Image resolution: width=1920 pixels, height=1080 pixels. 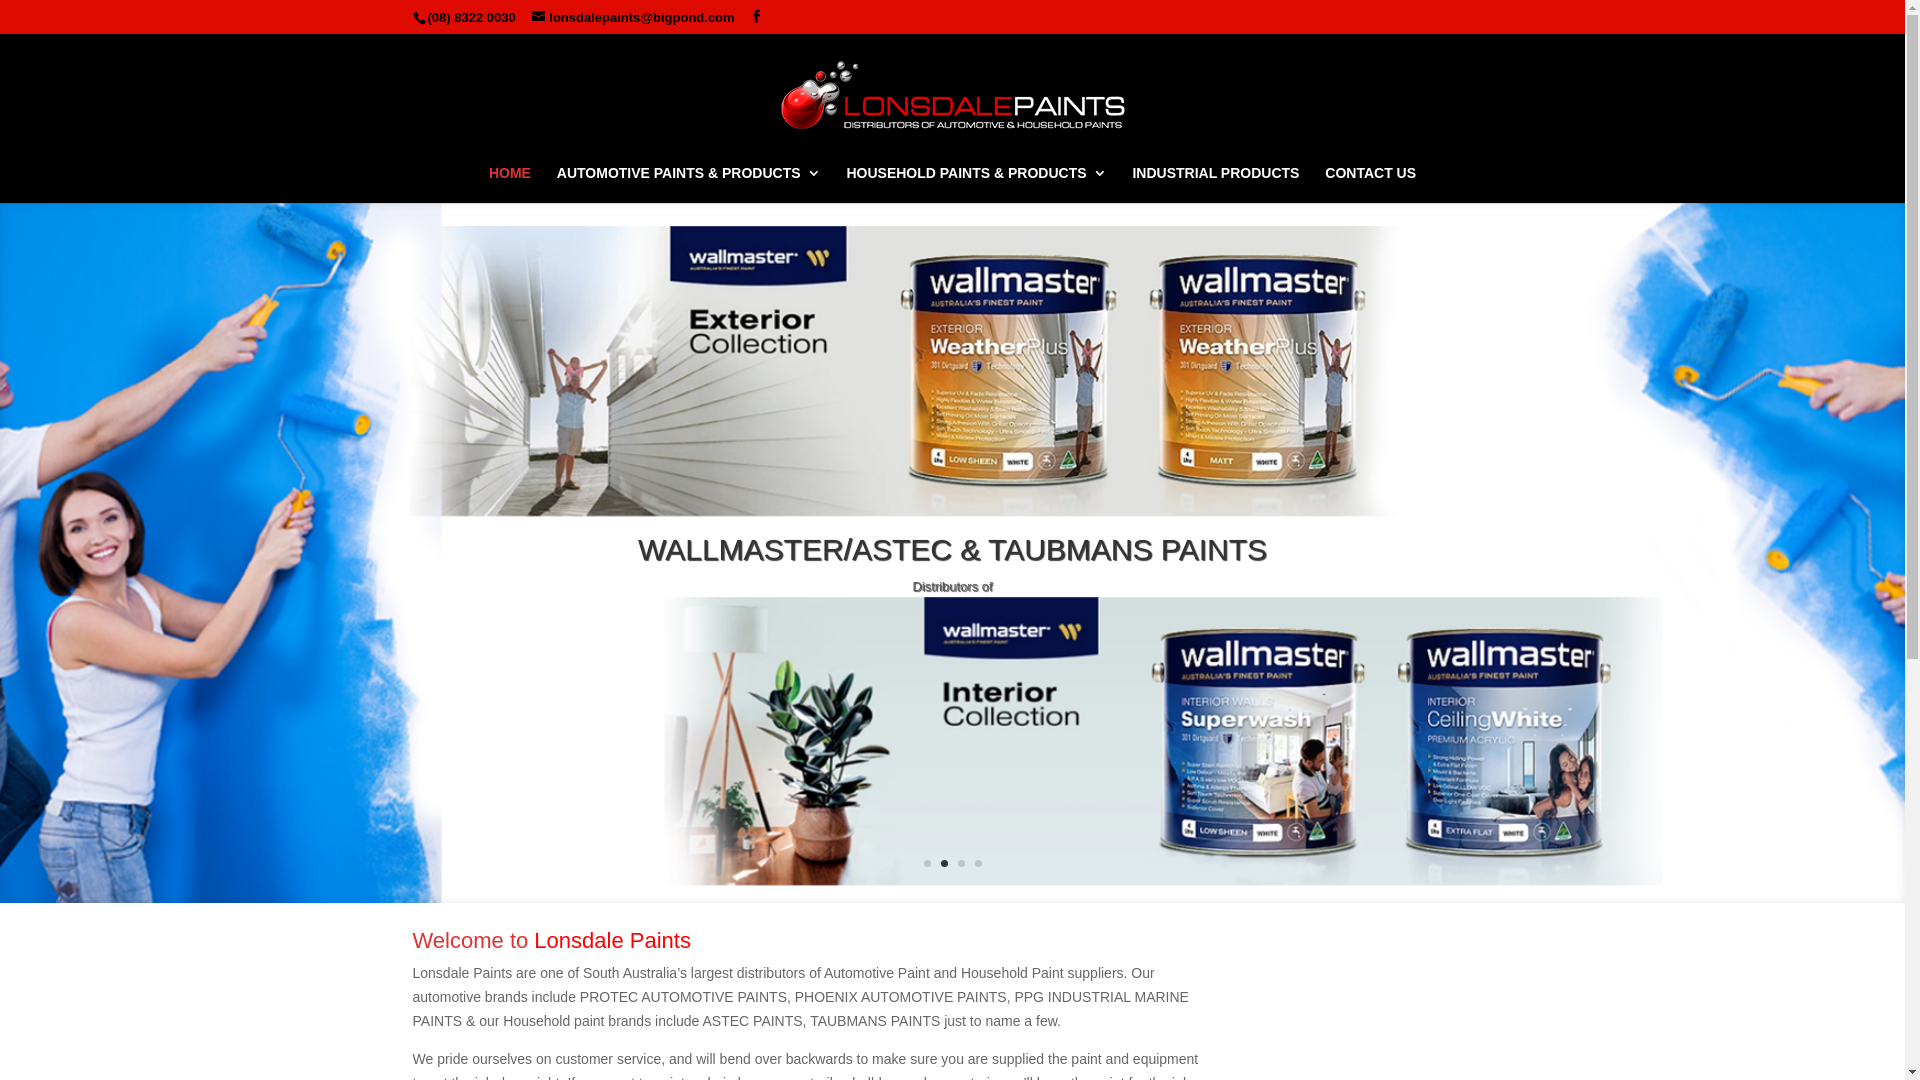 What do you see at coordinates (532, 17) in the screenshot?
I see `'lonsdalepaints@bigpond.com'` at bounding box center [532, 17].